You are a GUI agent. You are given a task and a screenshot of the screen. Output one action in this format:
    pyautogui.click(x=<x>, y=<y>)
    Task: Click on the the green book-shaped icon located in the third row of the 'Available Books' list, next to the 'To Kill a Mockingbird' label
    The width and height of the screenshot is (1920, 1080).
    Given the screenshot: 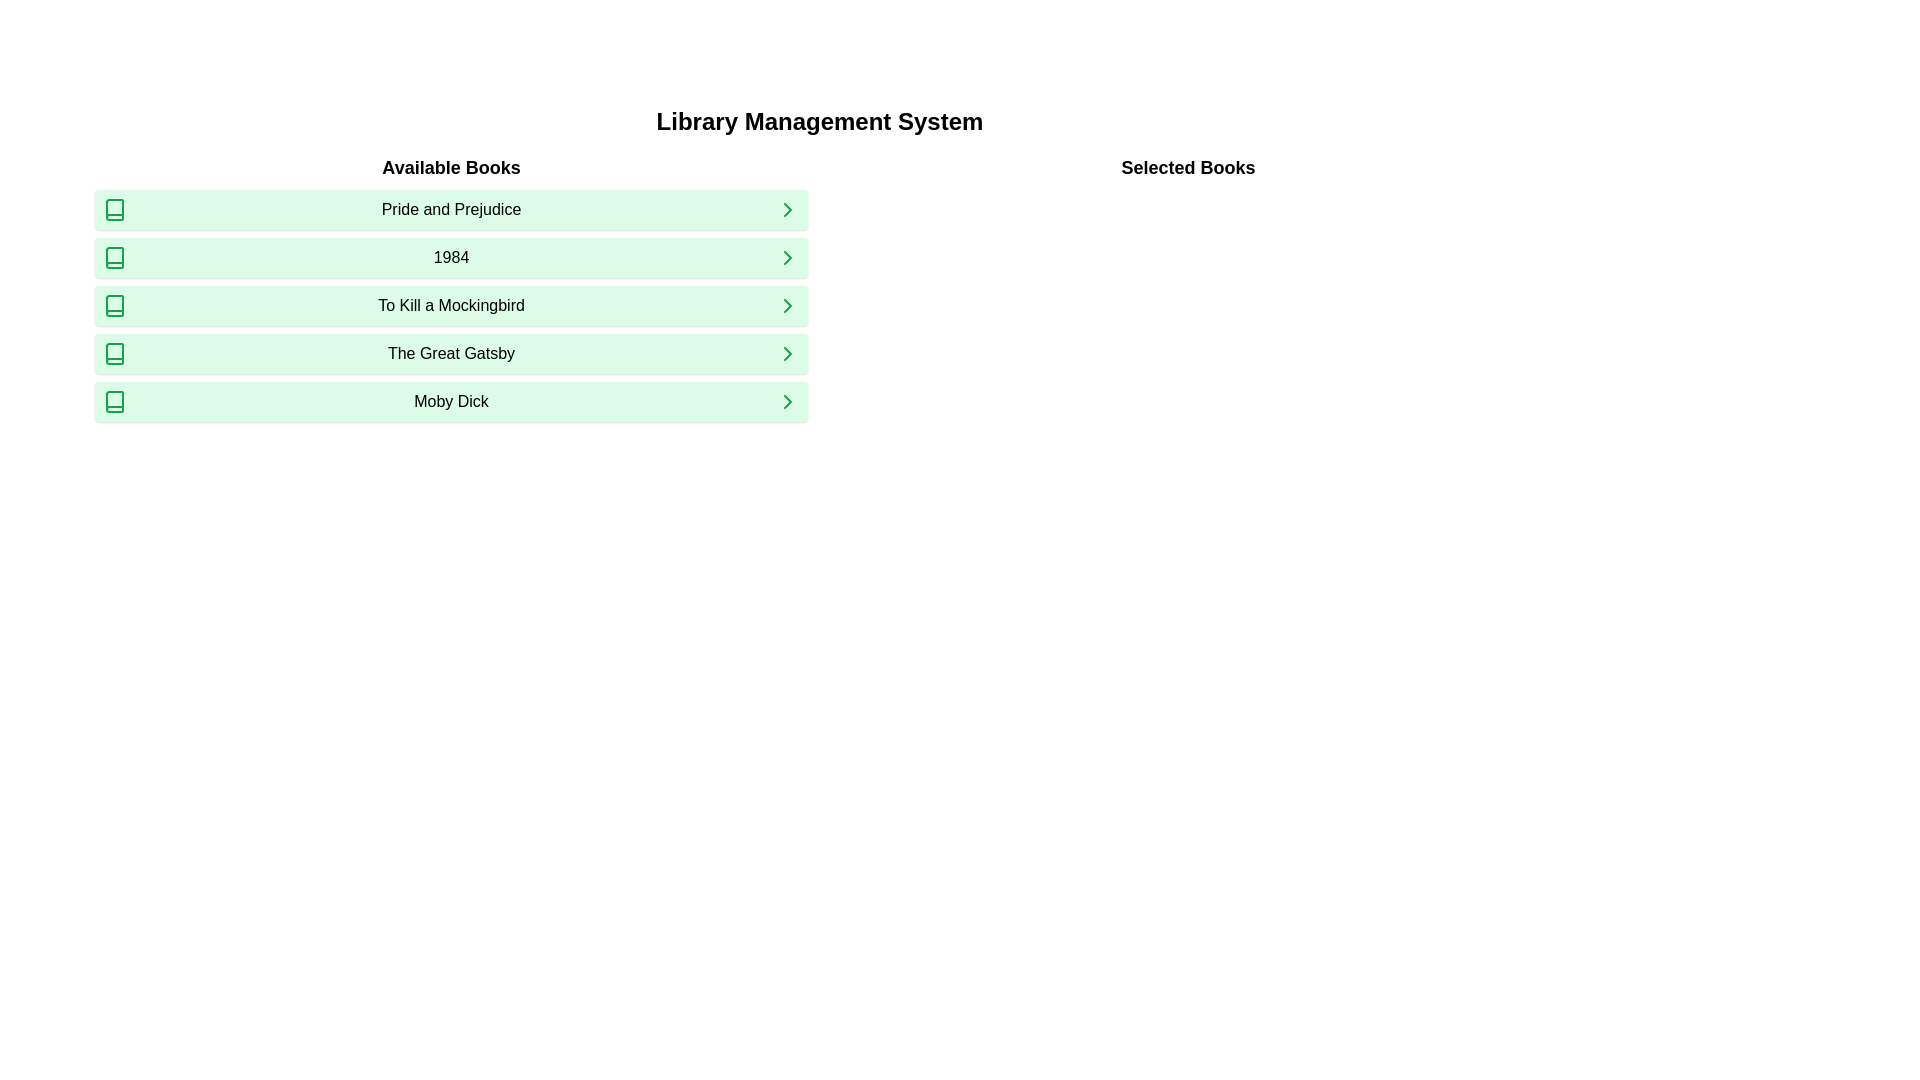 What is the action you would take?
    pyautogui.click(x=114, y=305)
    